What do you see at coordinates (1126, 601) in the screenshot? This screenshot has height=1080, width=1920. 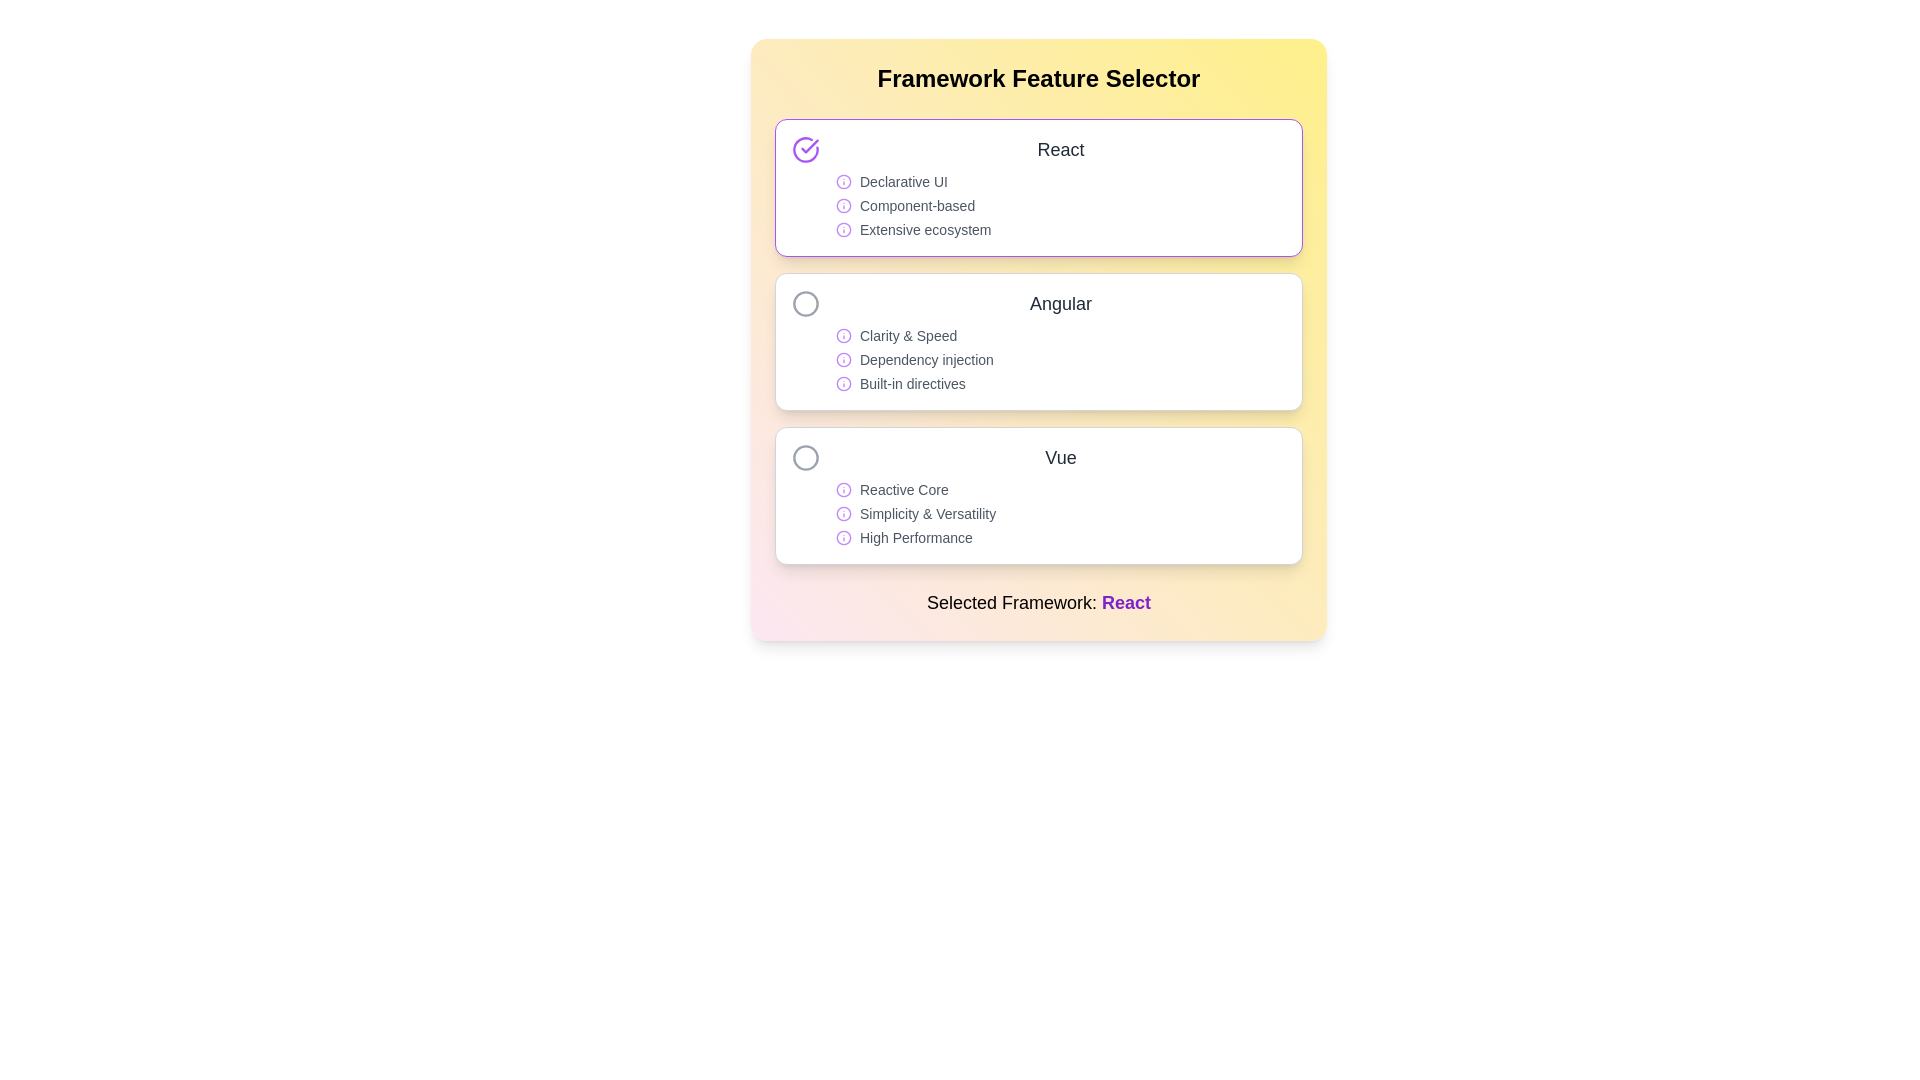 I see `the text label that indicates the currently selected framework, which displays 'React' and is located at the bottom of the interface` at bounding box center [1126, 601].